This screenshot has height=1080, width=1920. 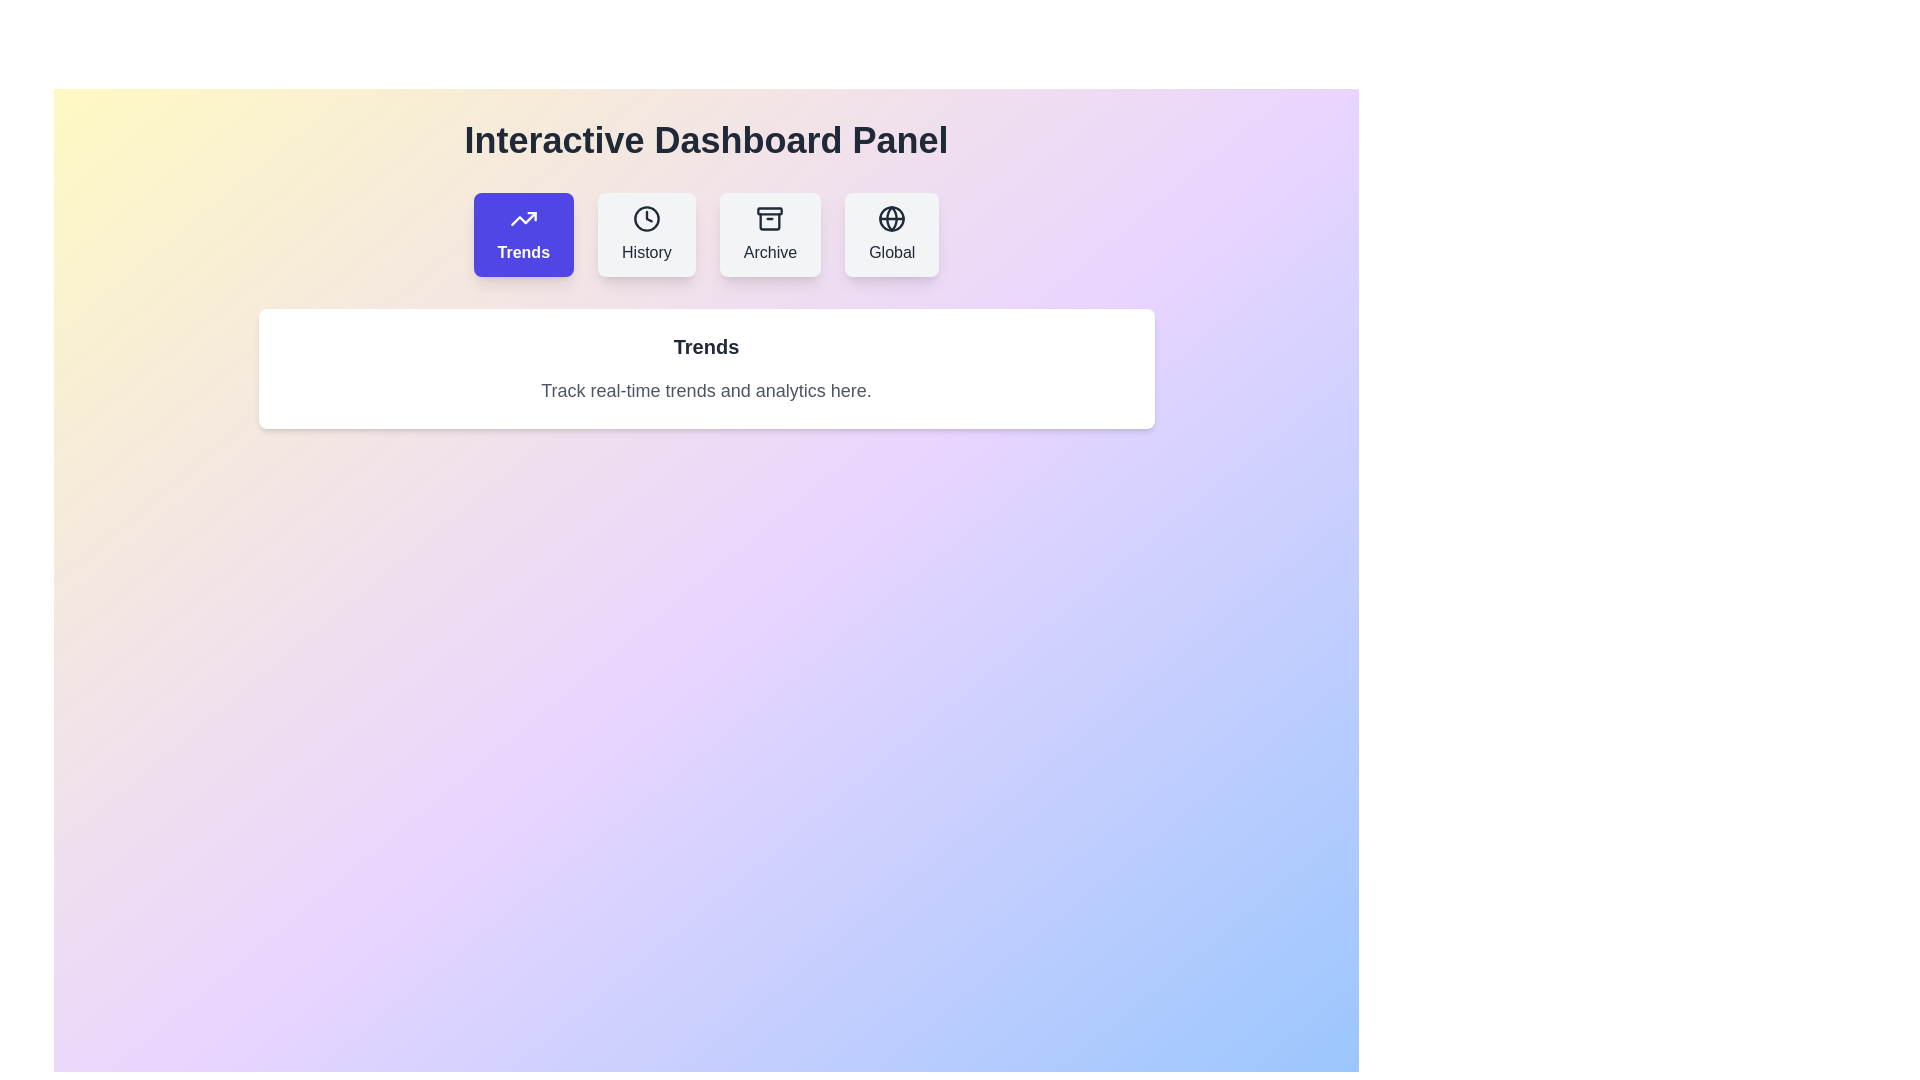 I want to click on the button labeled Global to observe its hover effect, so click(x=891, y=234).